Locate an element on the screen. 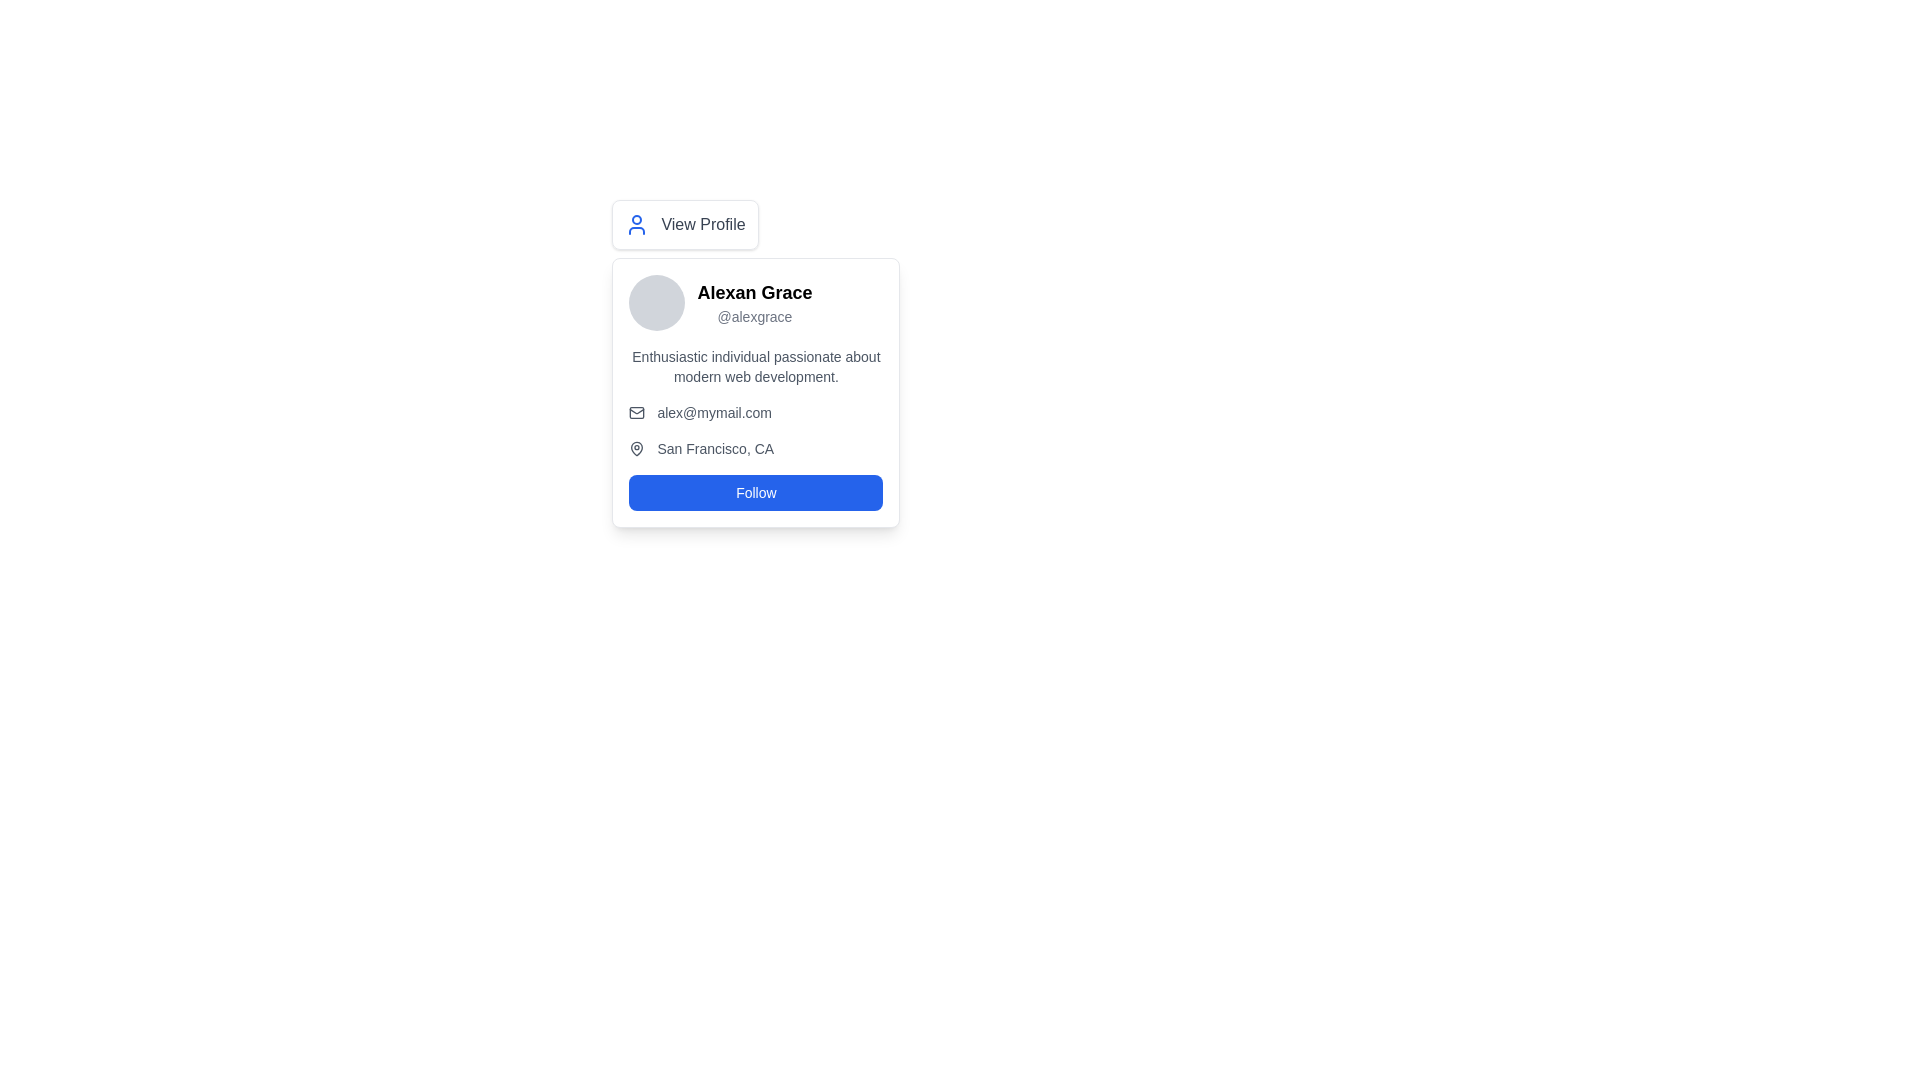 Image resolution: width=1920 pixels, height=1080 pixels. text content of the 'View Profile' label, which is styled in gray font and located within a user-profile card layout is located at coordinates (703, 224).